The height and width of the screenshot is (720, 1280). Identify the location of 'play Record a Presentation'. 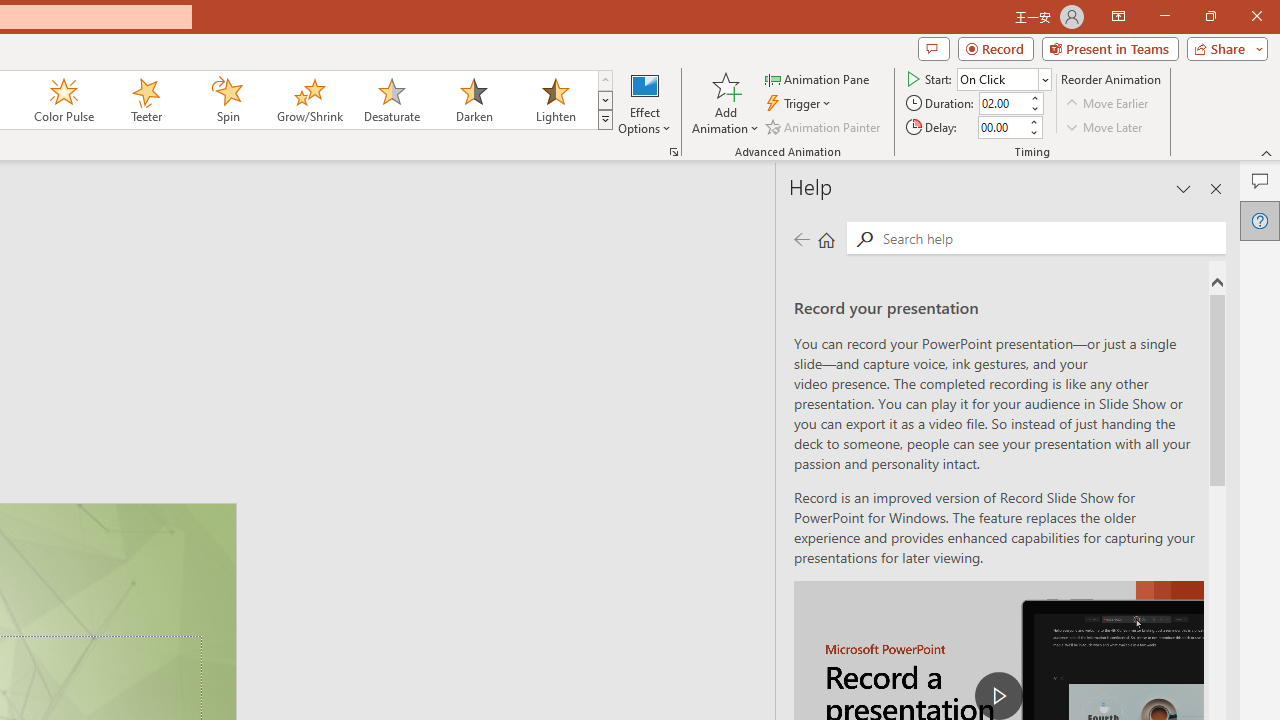
(999, 694).